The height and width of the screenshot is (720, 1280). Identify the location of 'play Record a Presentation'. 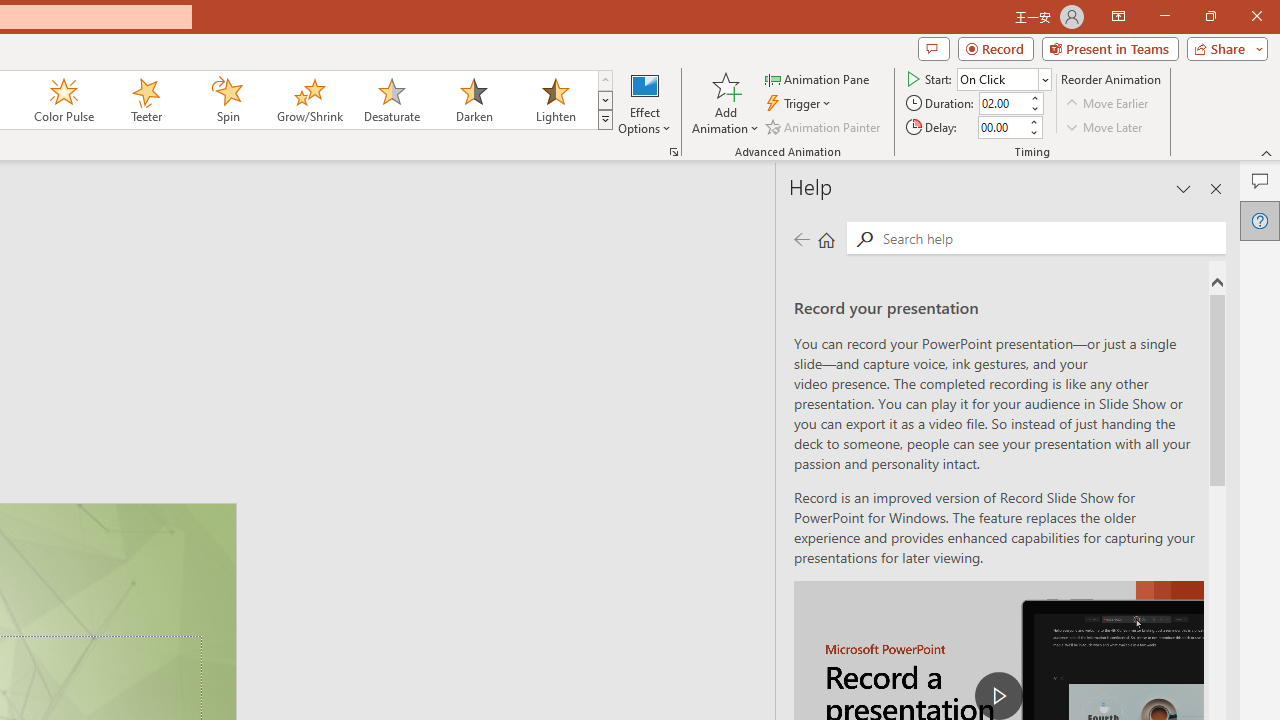
(999, 694).